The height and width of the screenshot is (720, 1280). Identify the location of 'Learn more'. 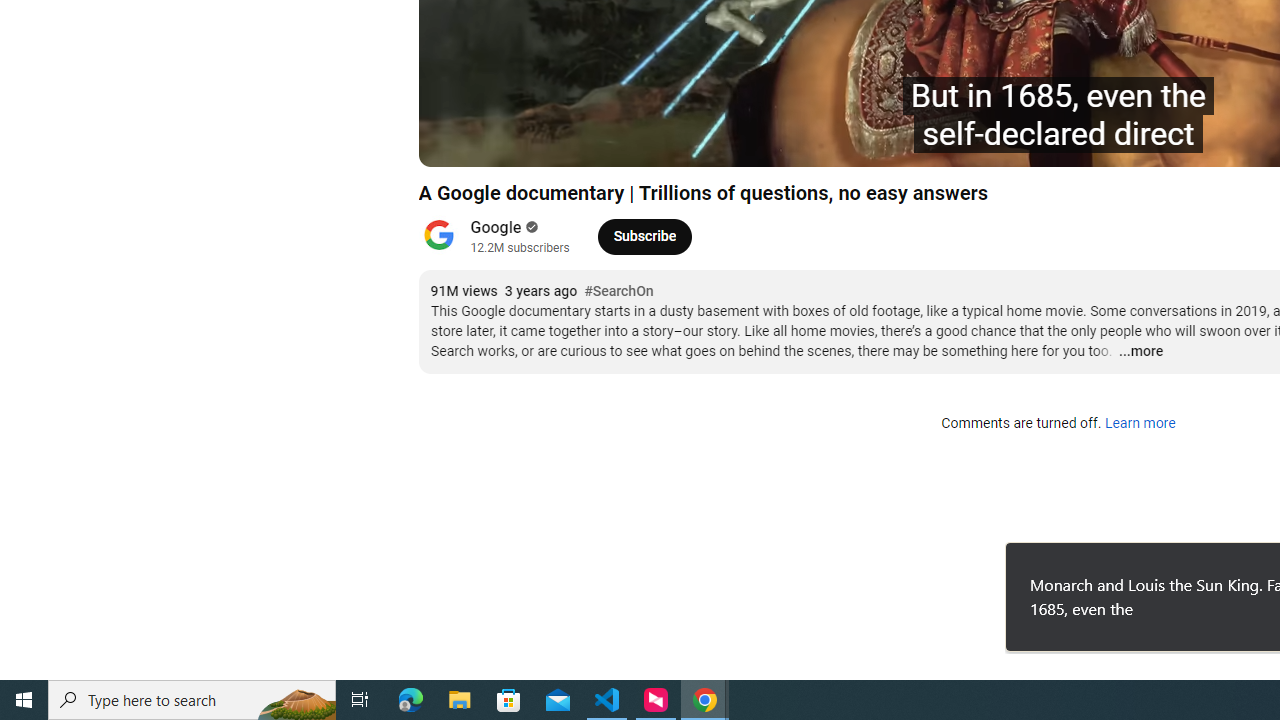
(1139, 423).